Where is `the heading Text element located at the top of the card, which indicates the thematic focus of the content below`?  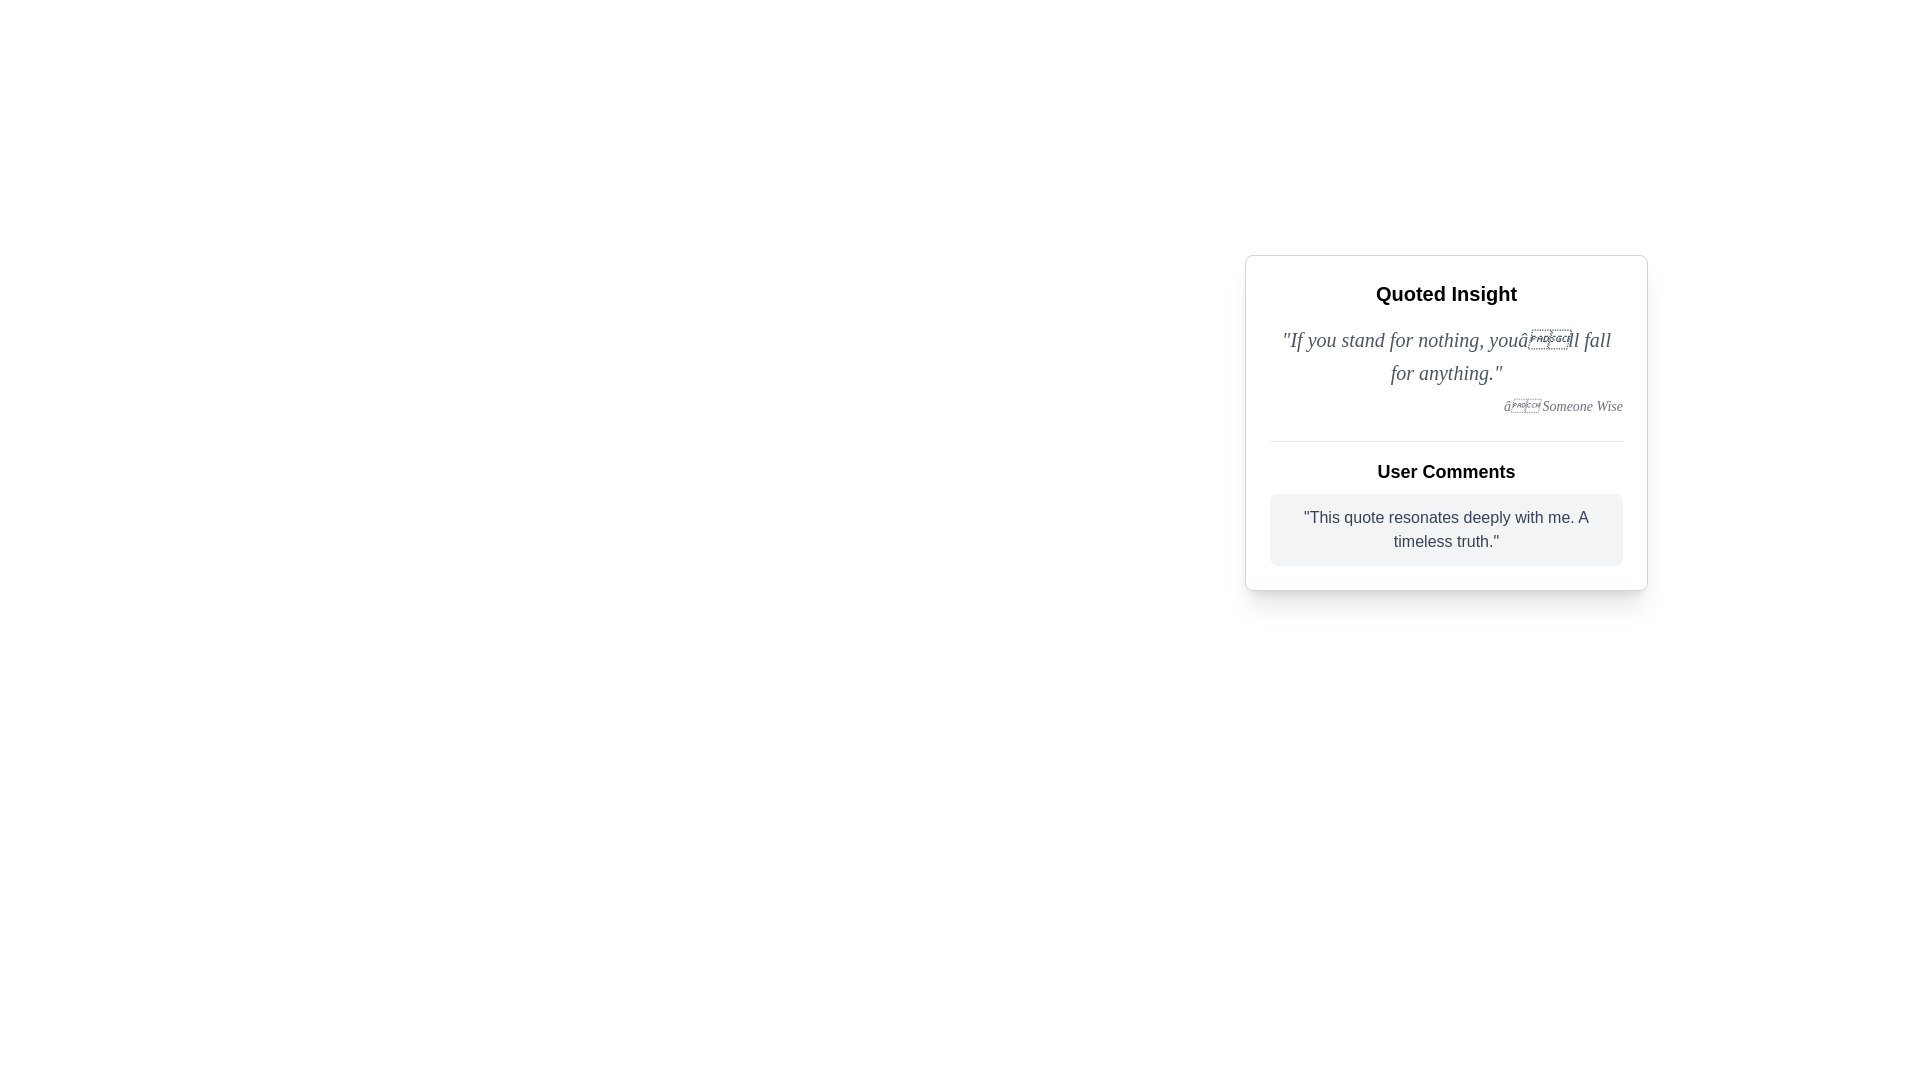 the heading Text element located at the top of the card, which indicates the thematic focus of the content below is located at coordinates (1446, 293).